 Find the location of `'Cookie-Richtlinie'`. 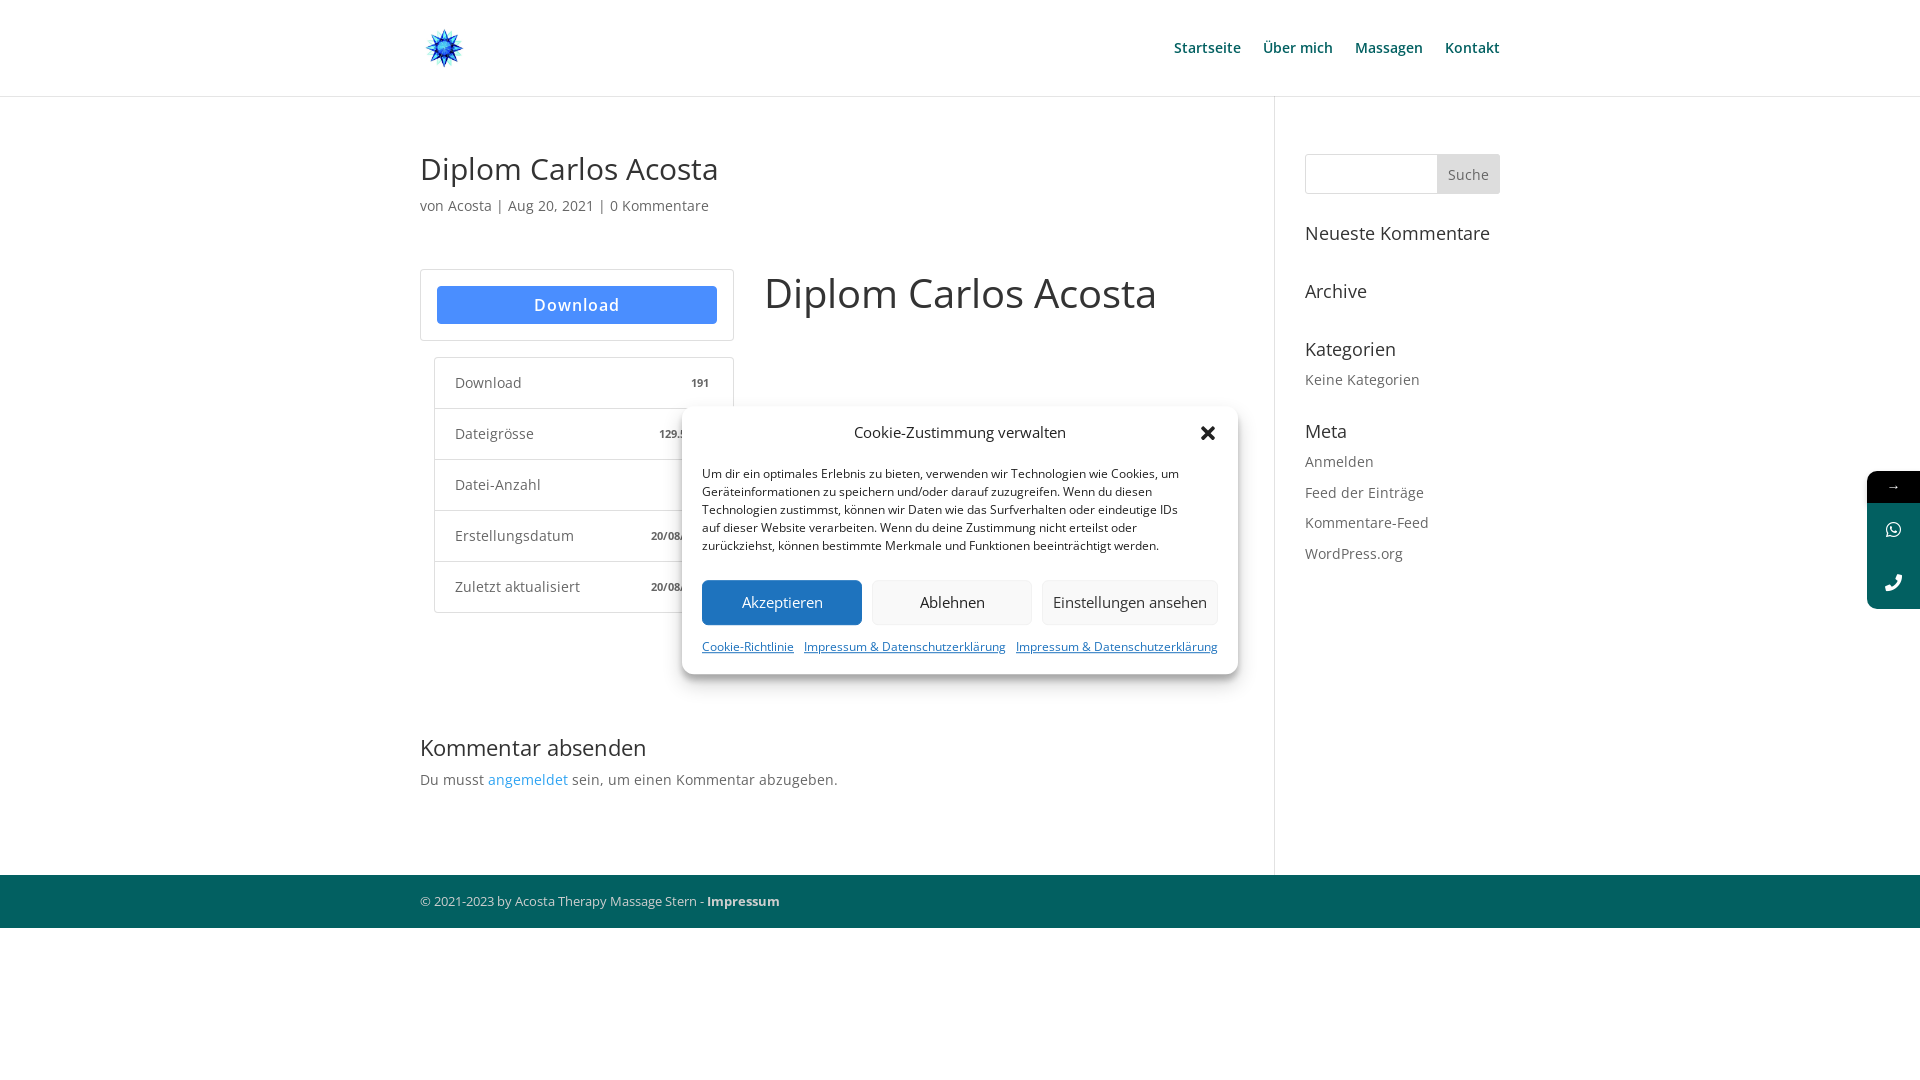

'Cookie-Richtlinie' is located at coordinates (747, 647).